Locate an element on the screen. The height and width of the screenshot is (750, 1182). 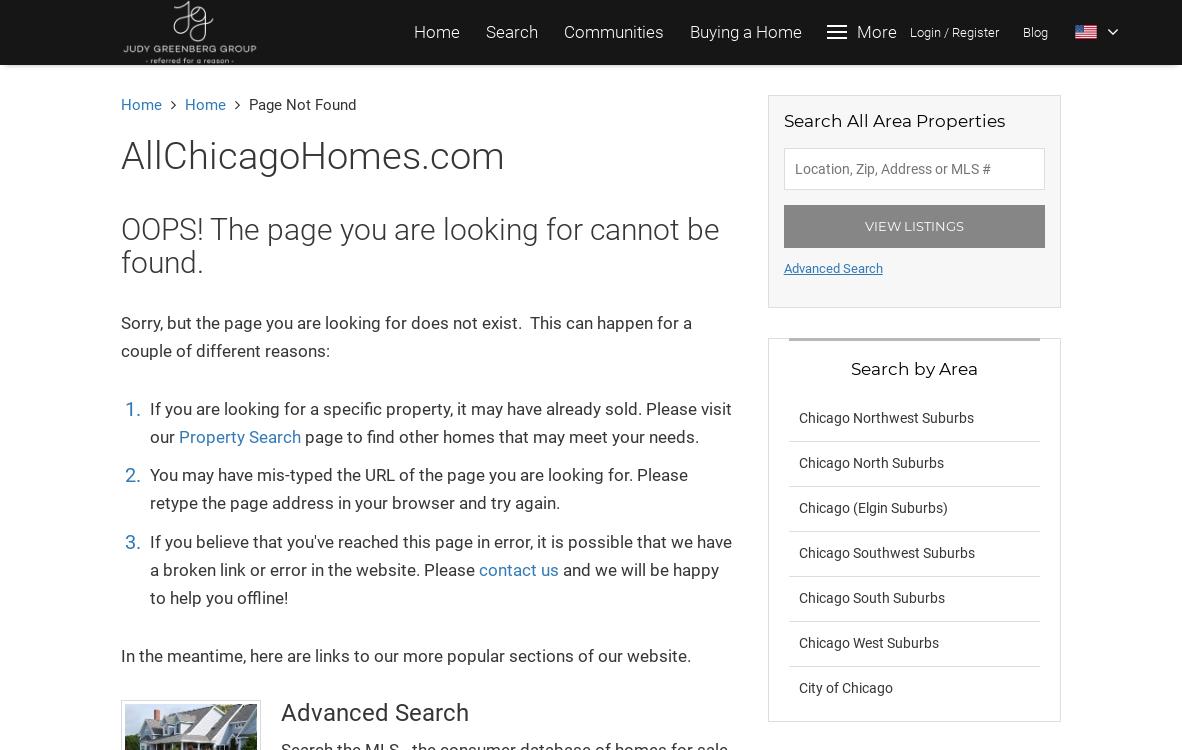
'Search' is located at coordinates (378, 32).